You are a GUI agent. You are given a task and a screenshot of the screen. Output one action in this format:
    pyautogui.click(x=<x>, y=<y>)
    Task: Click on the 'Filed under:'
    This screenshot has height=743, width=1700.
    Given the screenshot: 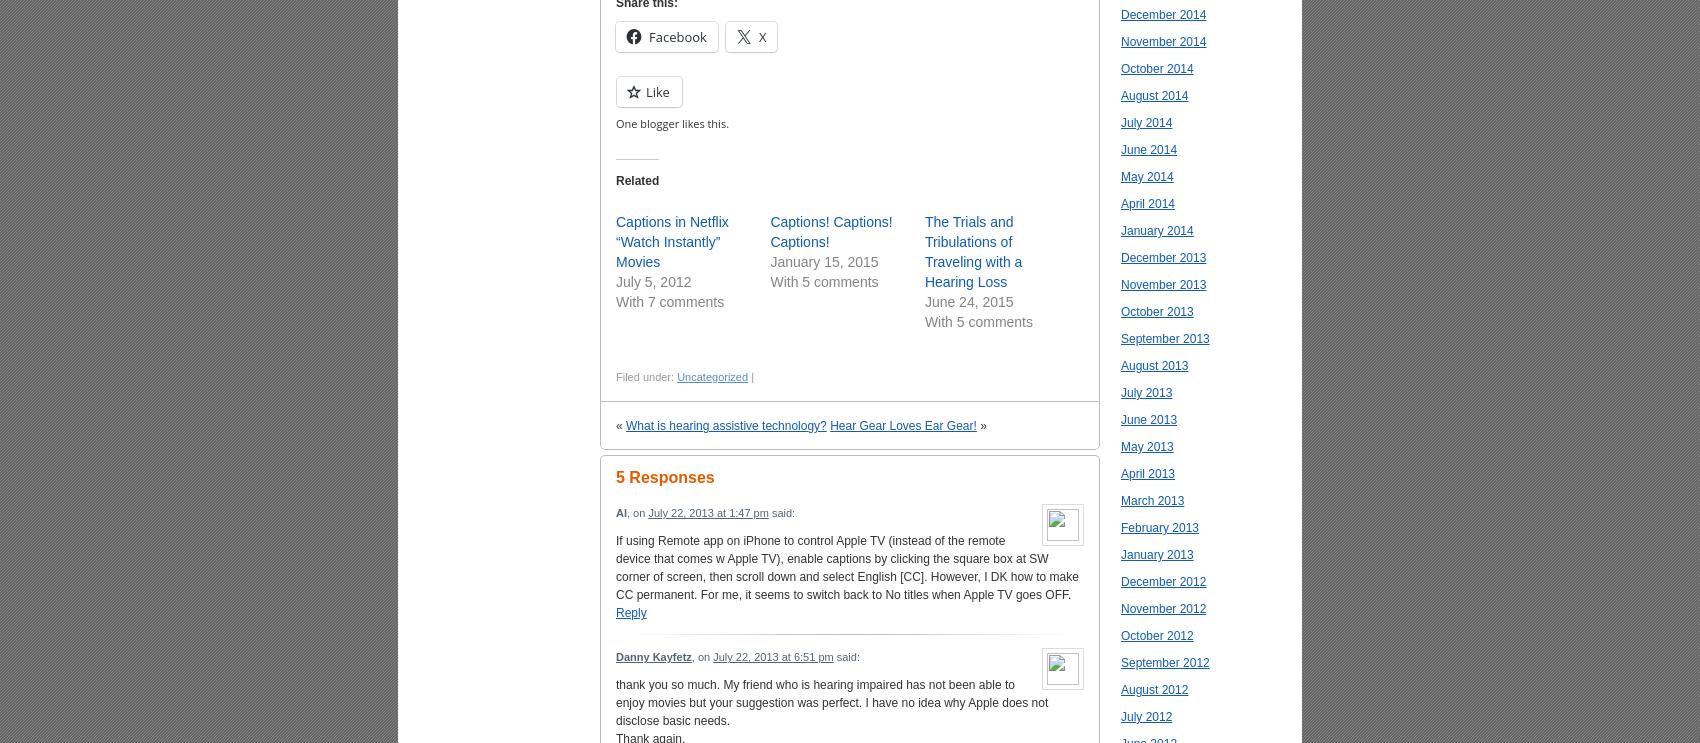 What is the action you would take?
    pyautogui.click(x=615, y=375)
    